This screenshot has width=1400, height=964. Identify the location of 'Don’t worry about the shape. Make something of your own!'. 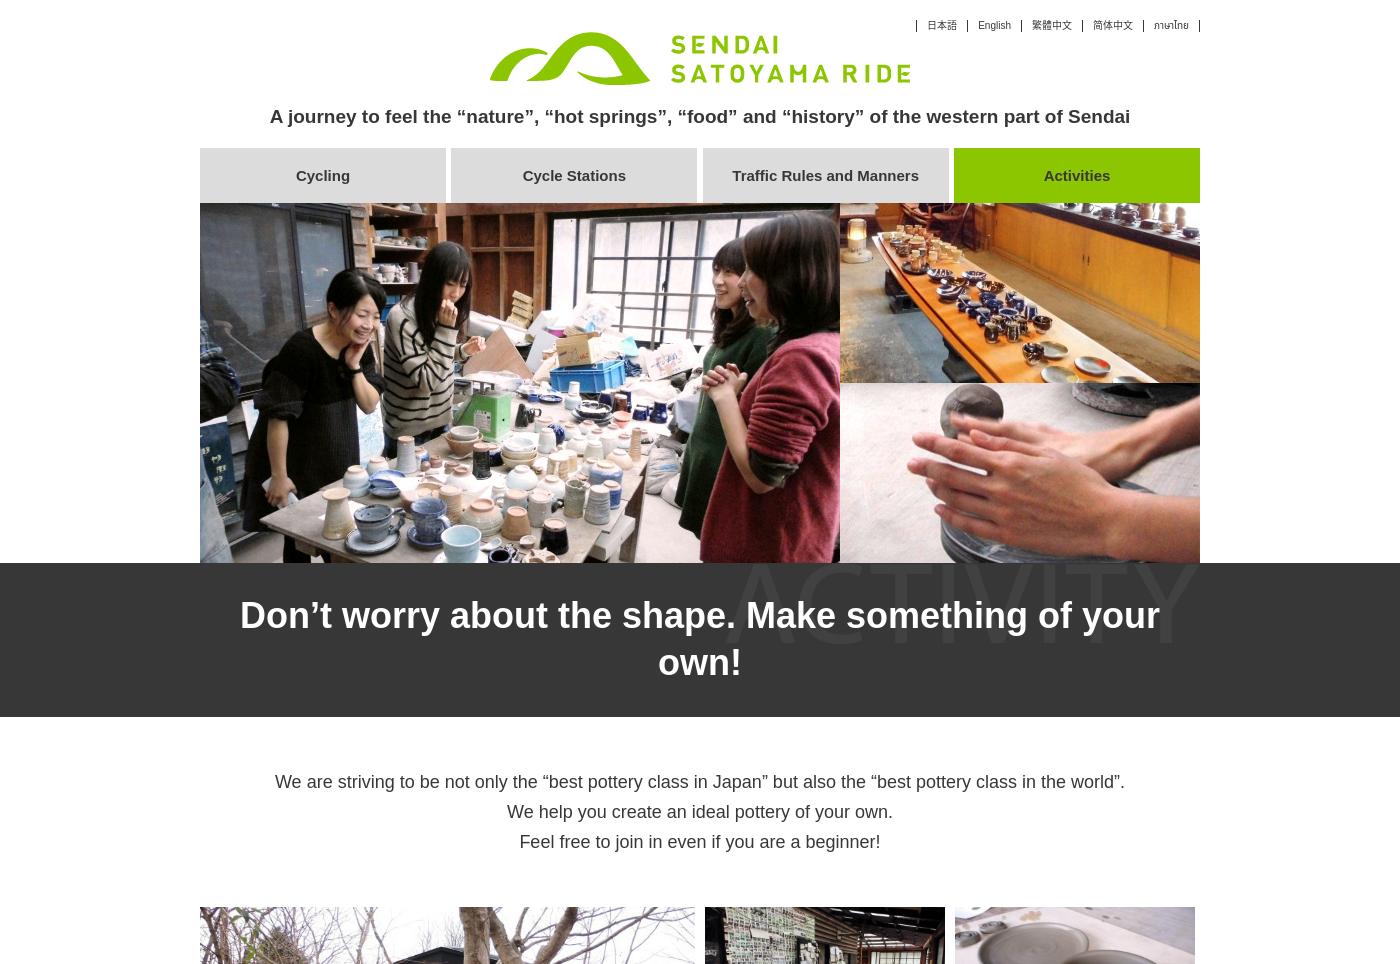
(238, 639).